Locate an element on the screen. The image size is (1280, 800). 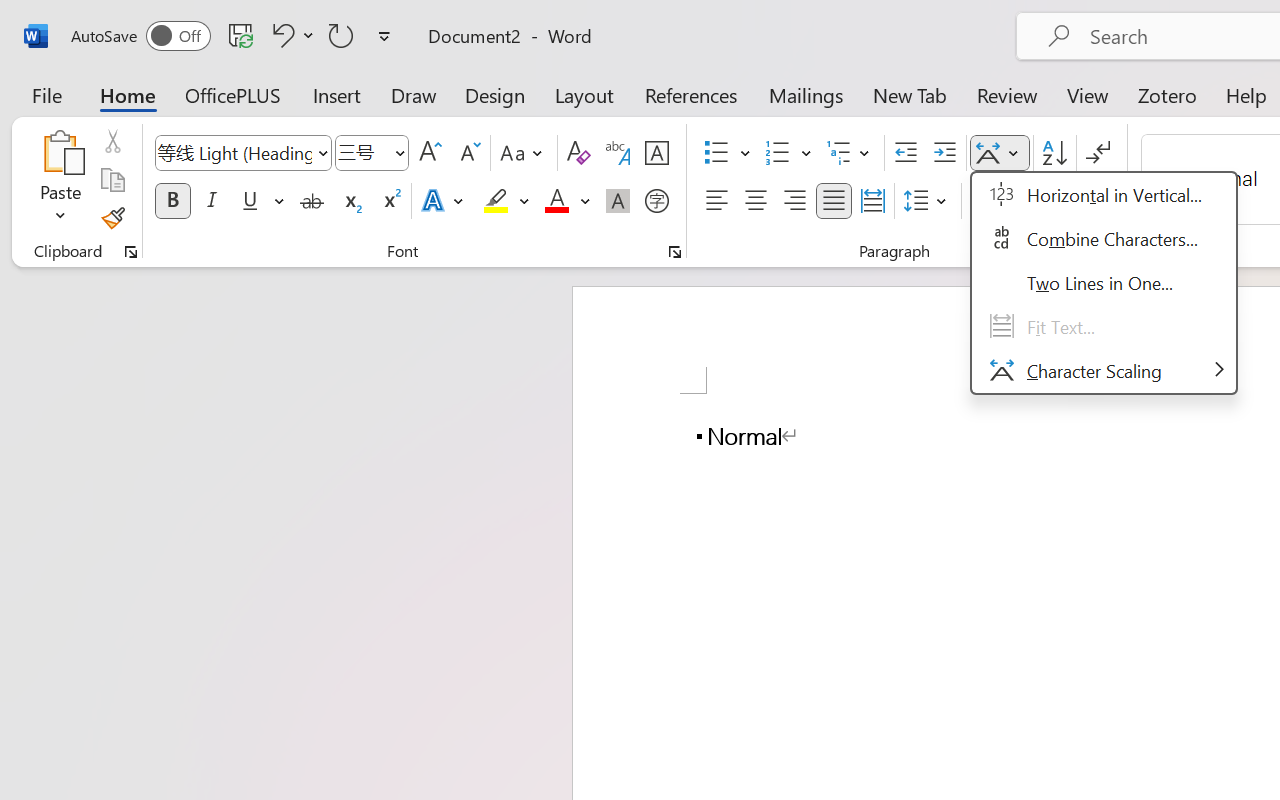
'Design' is located at coordinates (495, 94).